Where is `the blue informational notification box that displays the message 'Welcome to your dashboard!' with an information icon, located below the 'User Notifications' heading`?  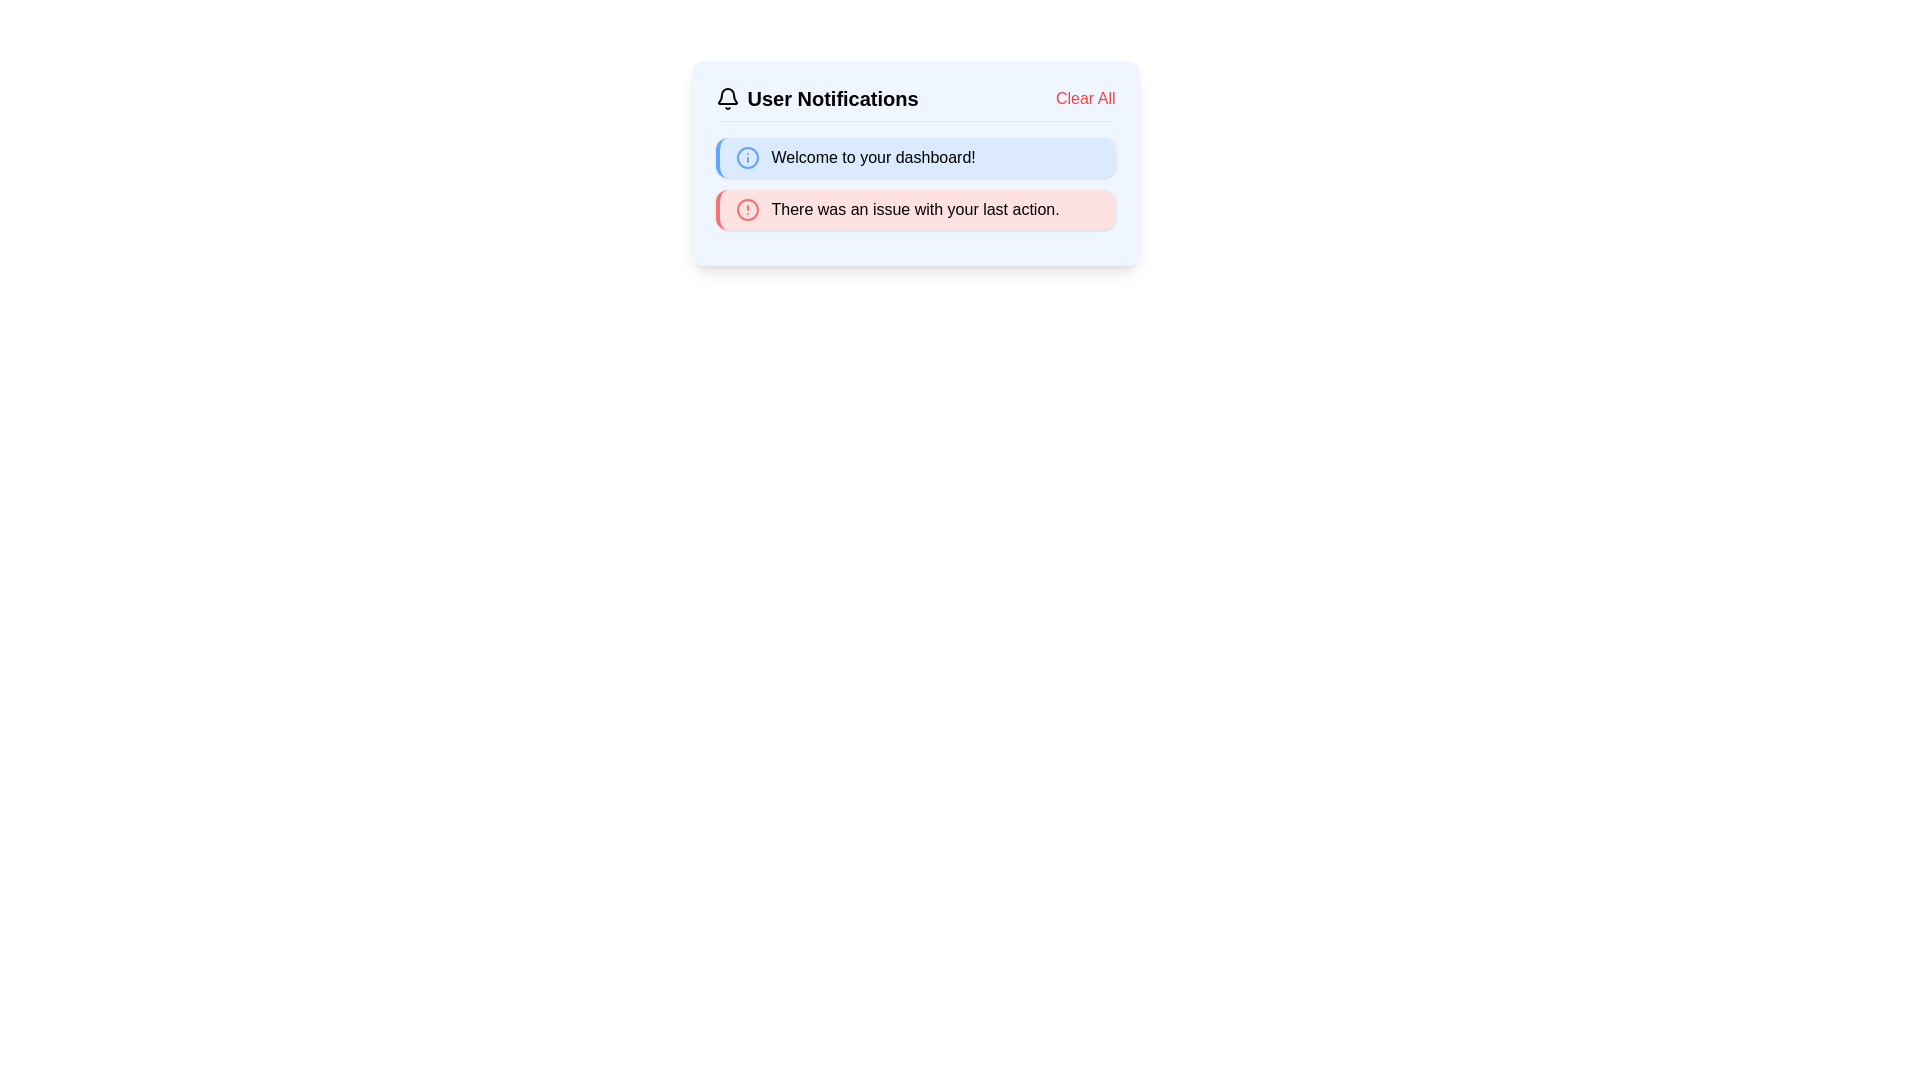
the blue informational notification box that displays the message 'Welcome to your dashboard!' with an information icon, located below the 'User Notifications' heading is located at coordinates (914, 157).